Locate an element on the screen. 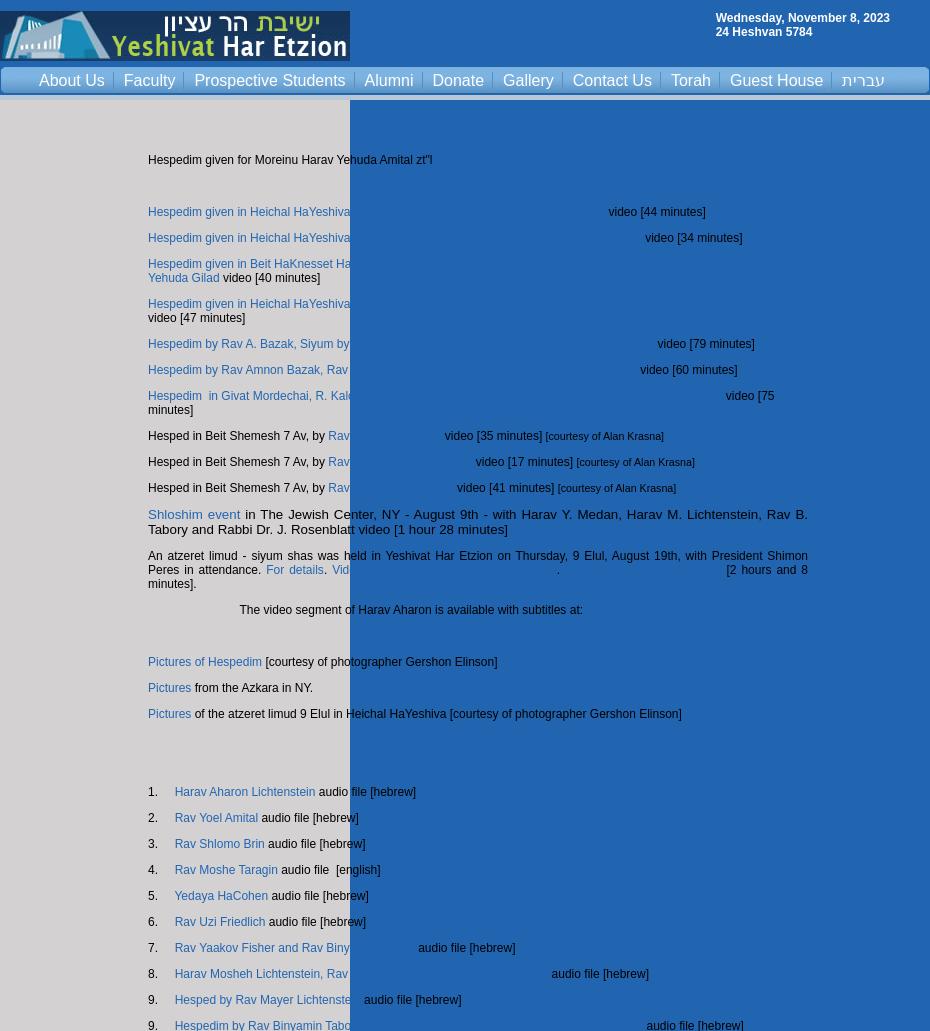  '4.' is located at coordinates (159, 869).